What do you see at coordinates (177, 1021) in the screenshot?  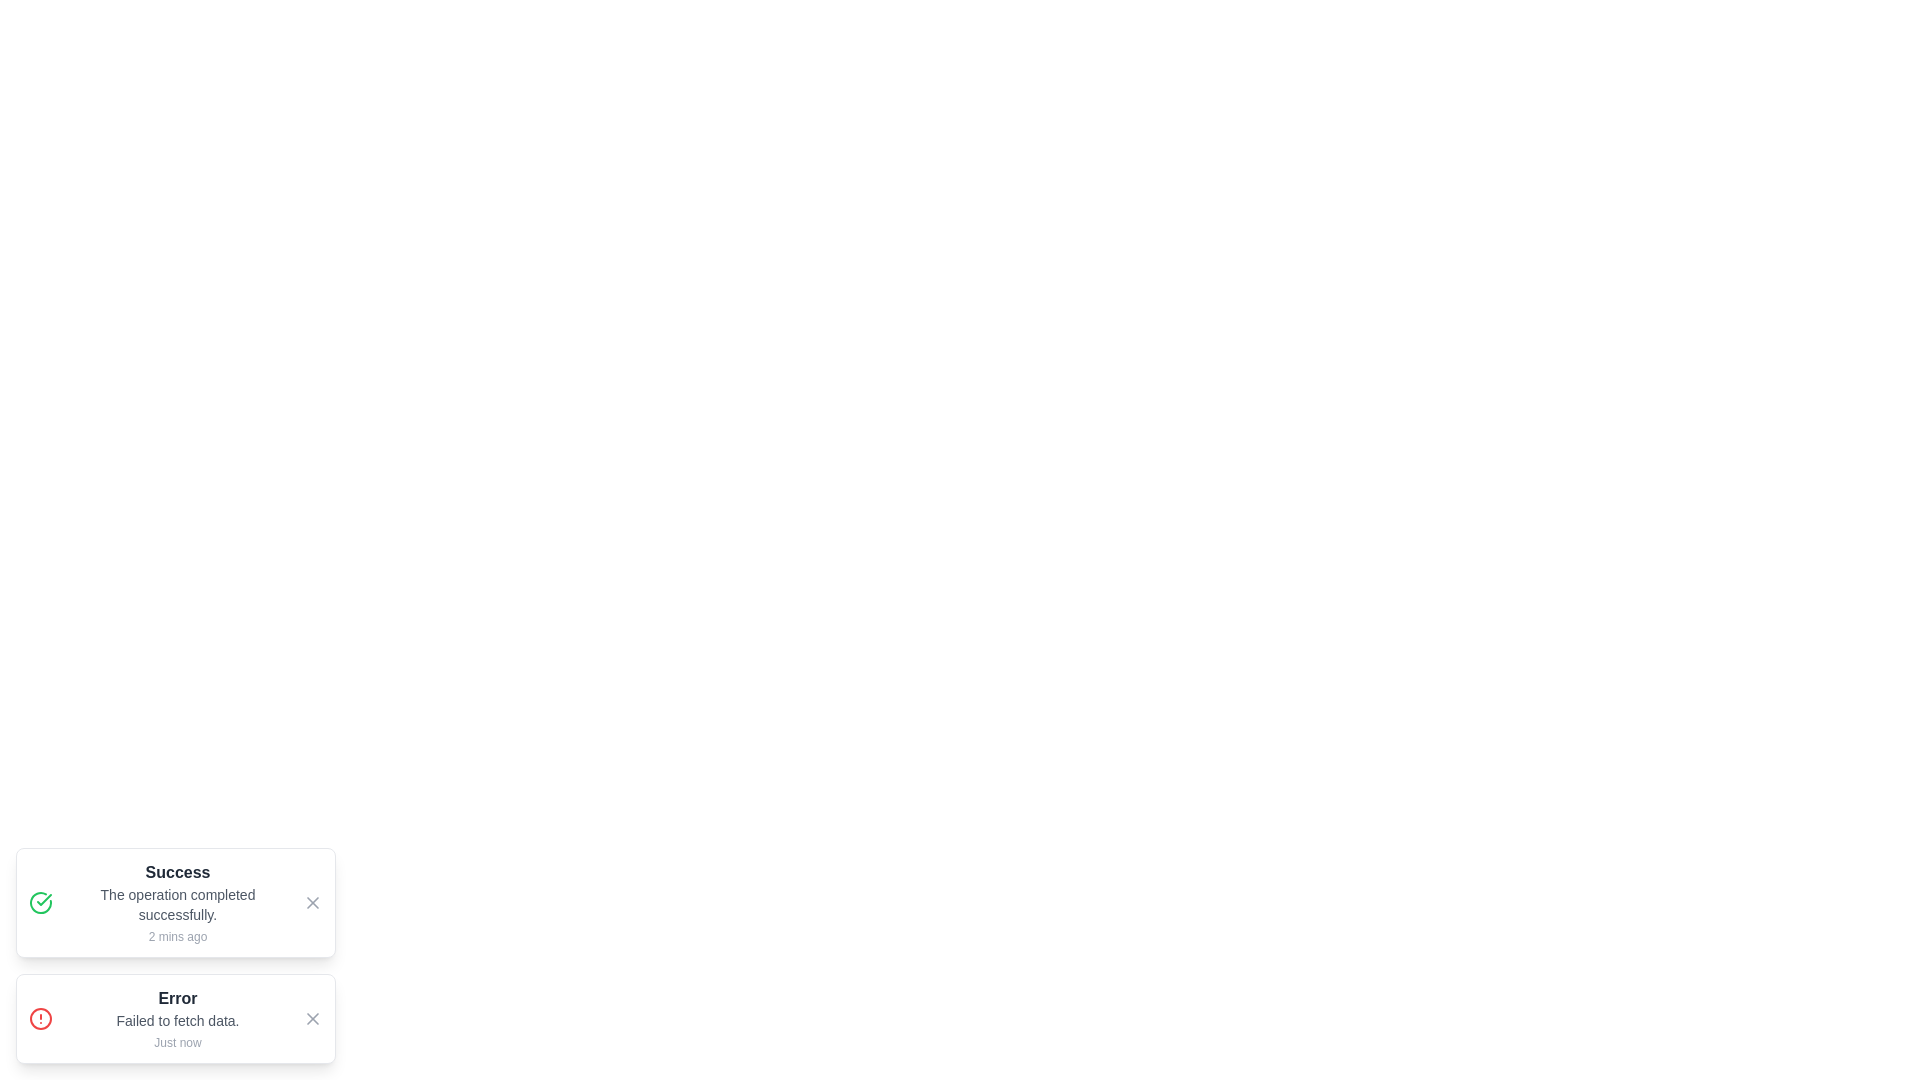 I see `the second text label that displays an error message related to data fetching, located below the title 'Error' and above the timestamp 'Just now'` at bounding box center [177, 1021].